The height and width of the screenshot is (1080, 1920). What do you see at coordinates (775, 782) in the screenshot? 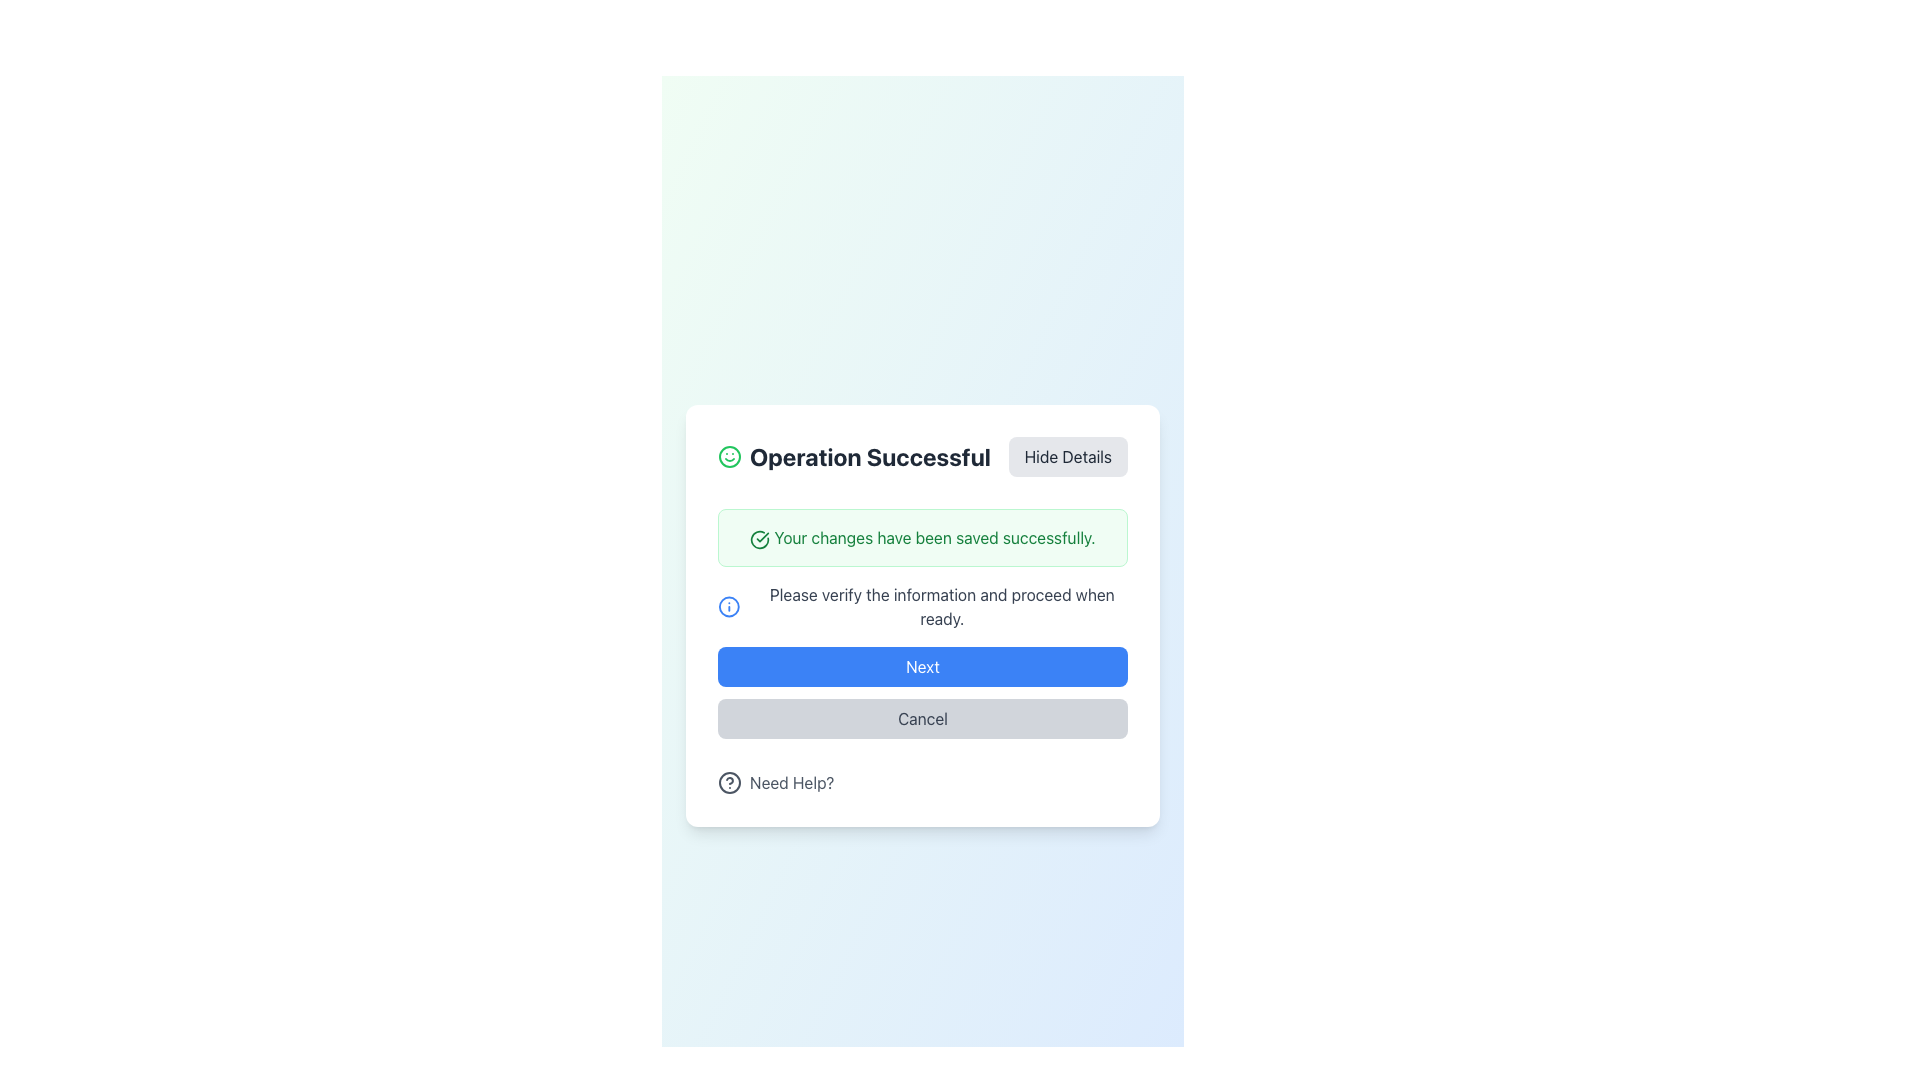
I see `the 'Need Help?' button with a question mark icon located in the lower-right part of the modal interface` at bounding box center [775, 782].